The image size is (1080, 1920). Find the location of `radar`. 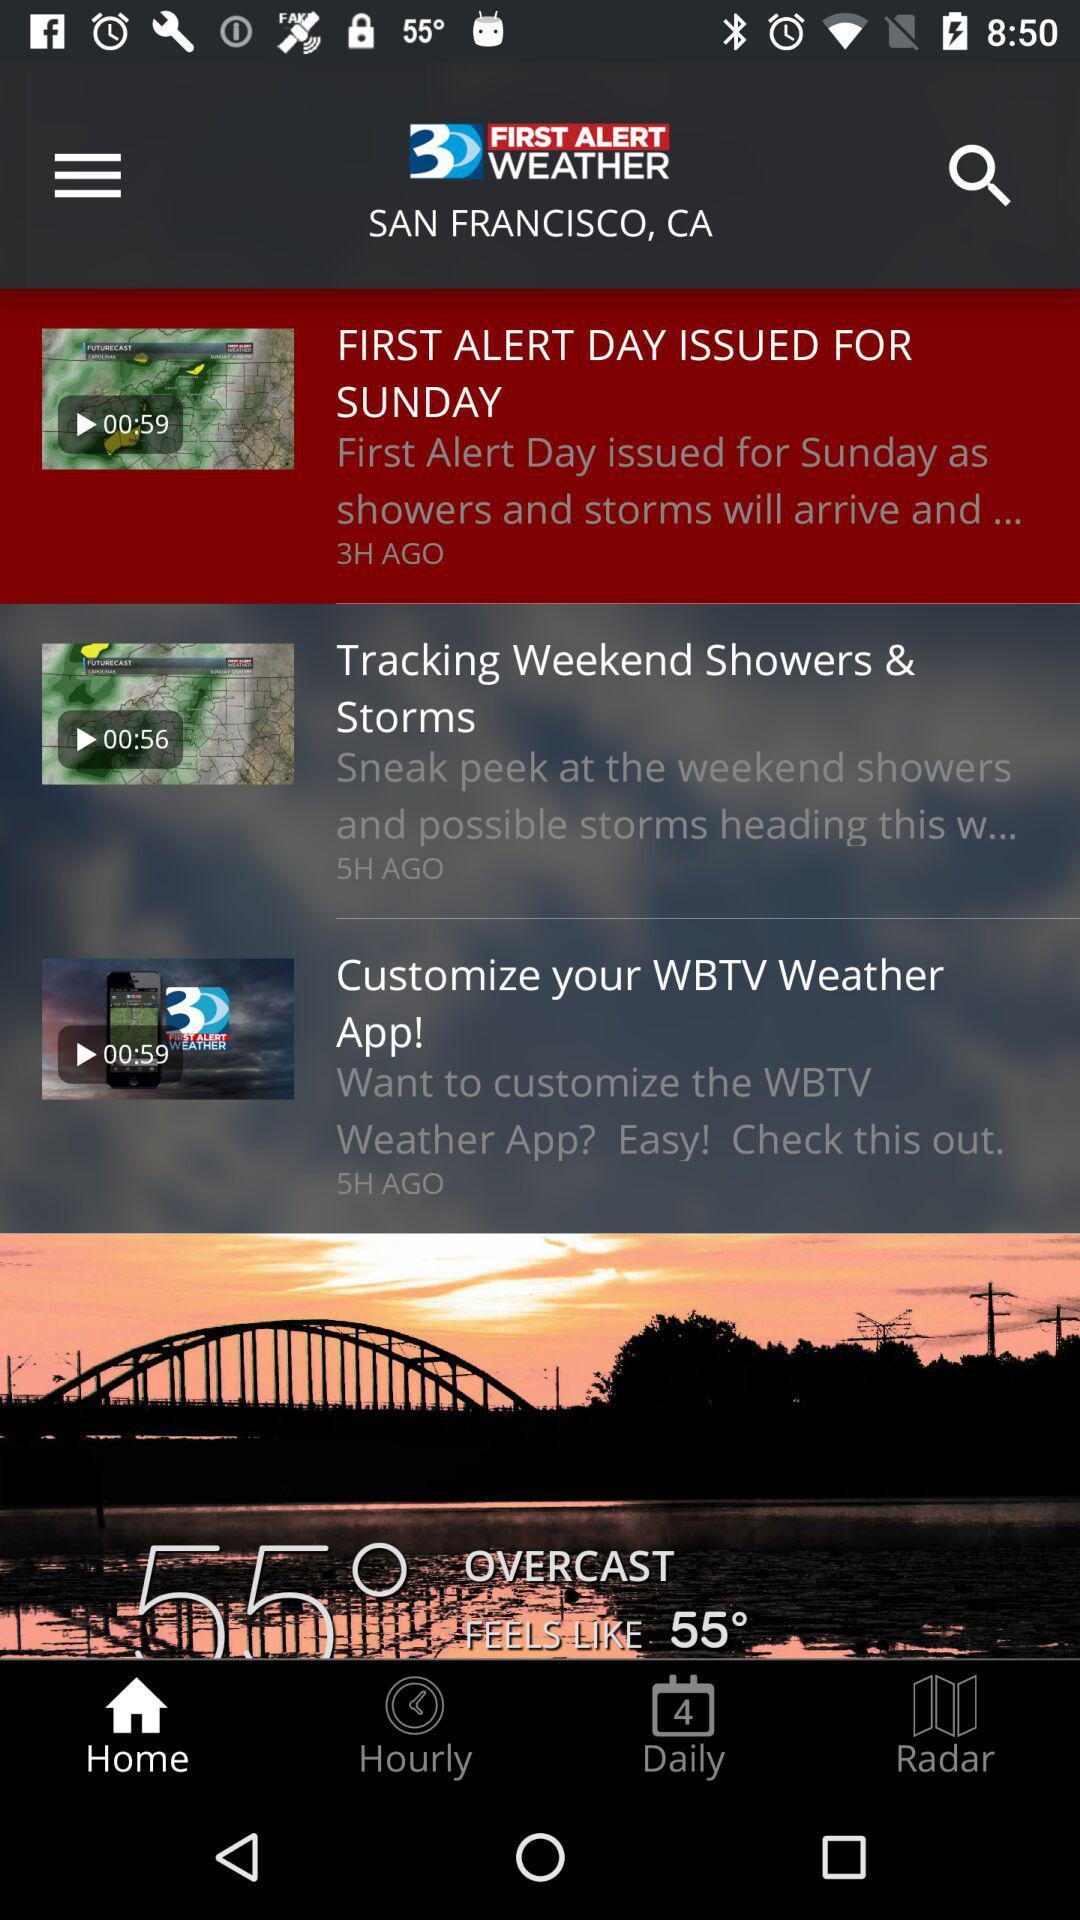

radar is located at coordinates (945, 1726).